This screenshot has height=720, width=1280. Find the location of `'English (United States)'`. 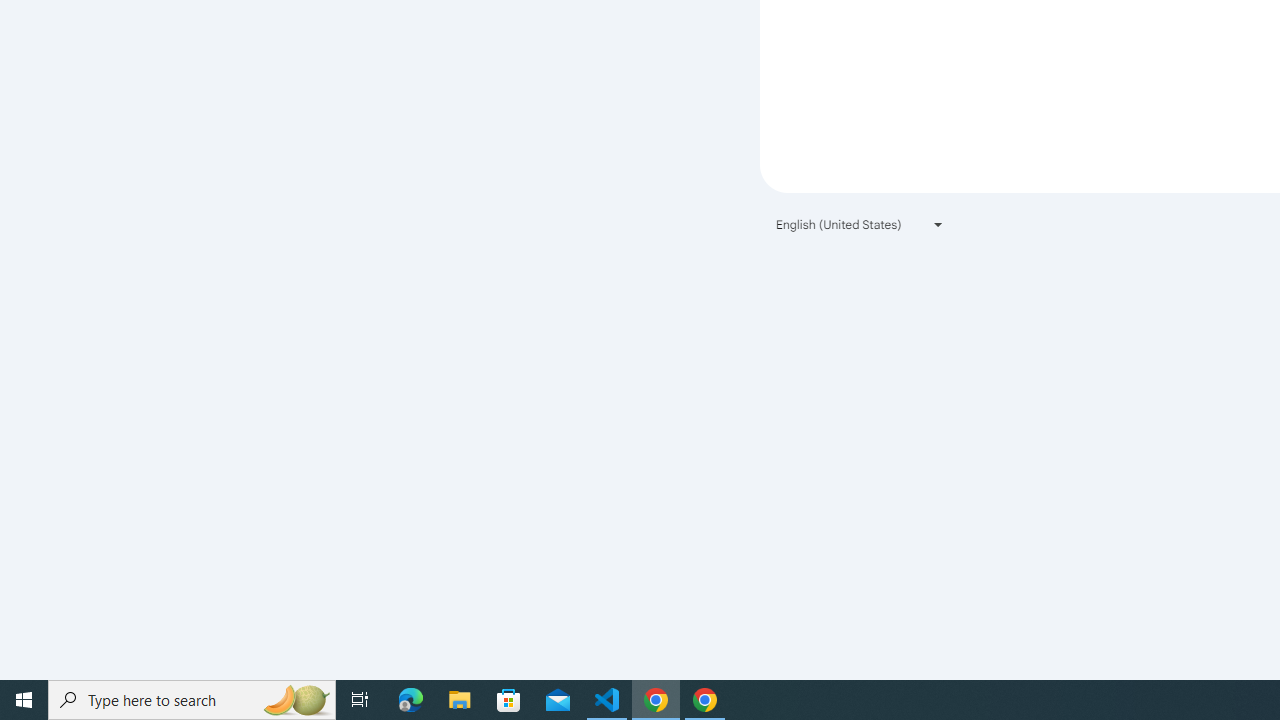

'English (United States)' is located at coordinates (860, 224).